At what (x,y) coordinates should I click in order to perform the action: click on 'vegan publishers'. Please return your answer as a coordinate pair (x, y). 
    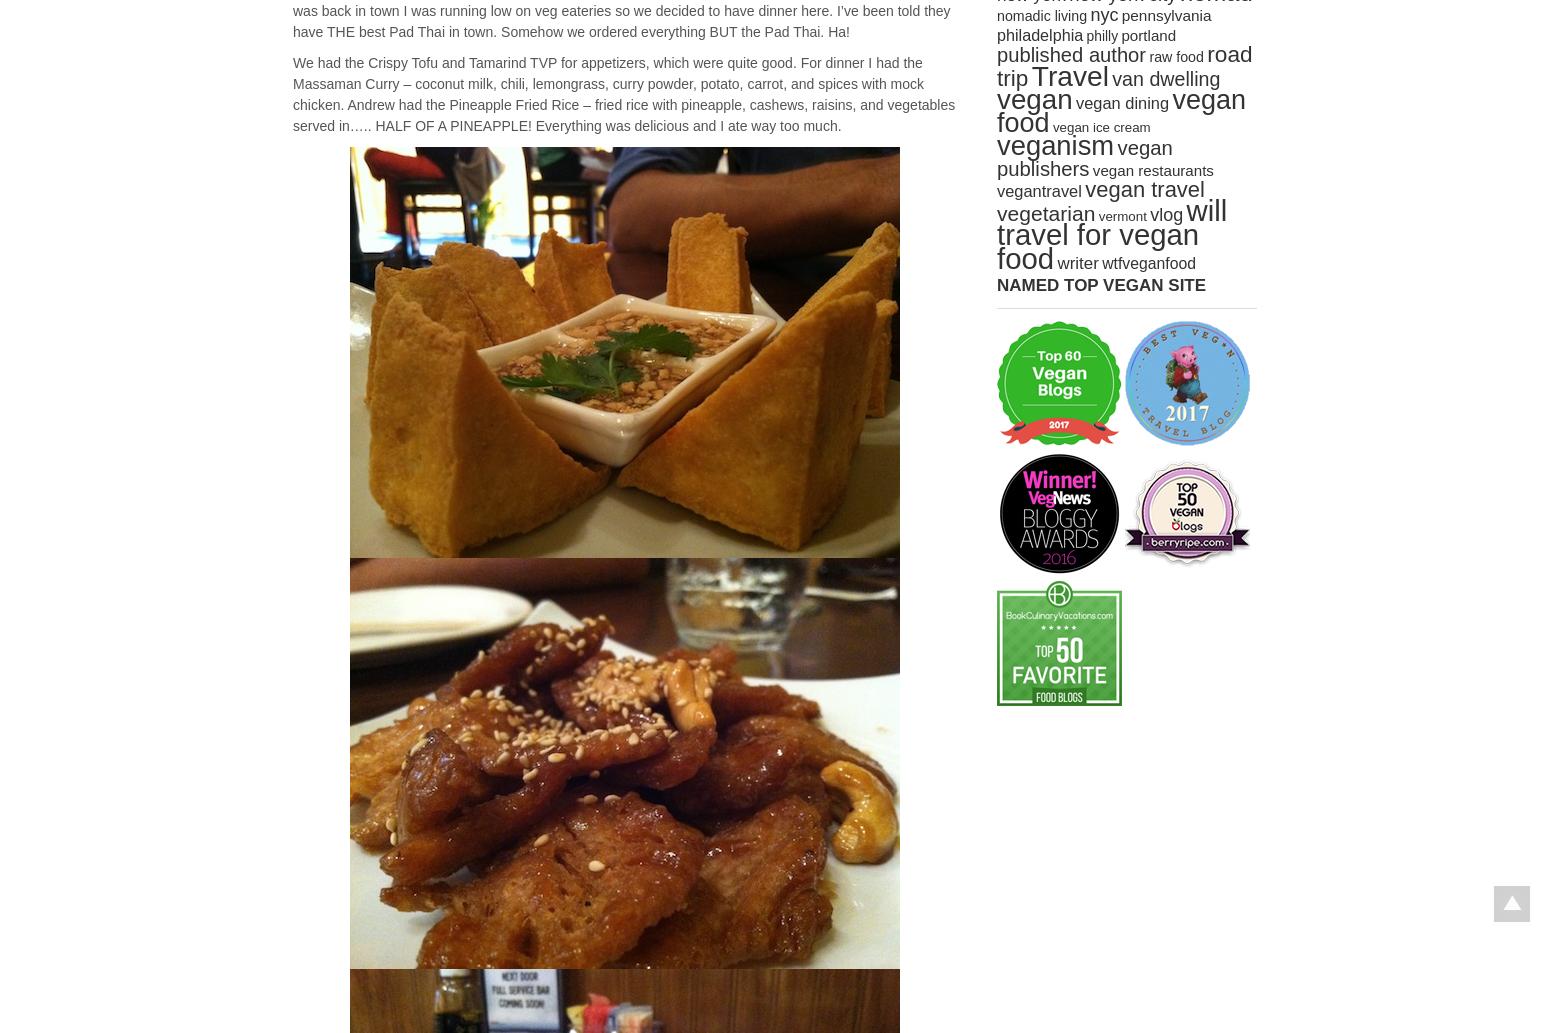
    Looking at the image, I should click on (1084, 158).